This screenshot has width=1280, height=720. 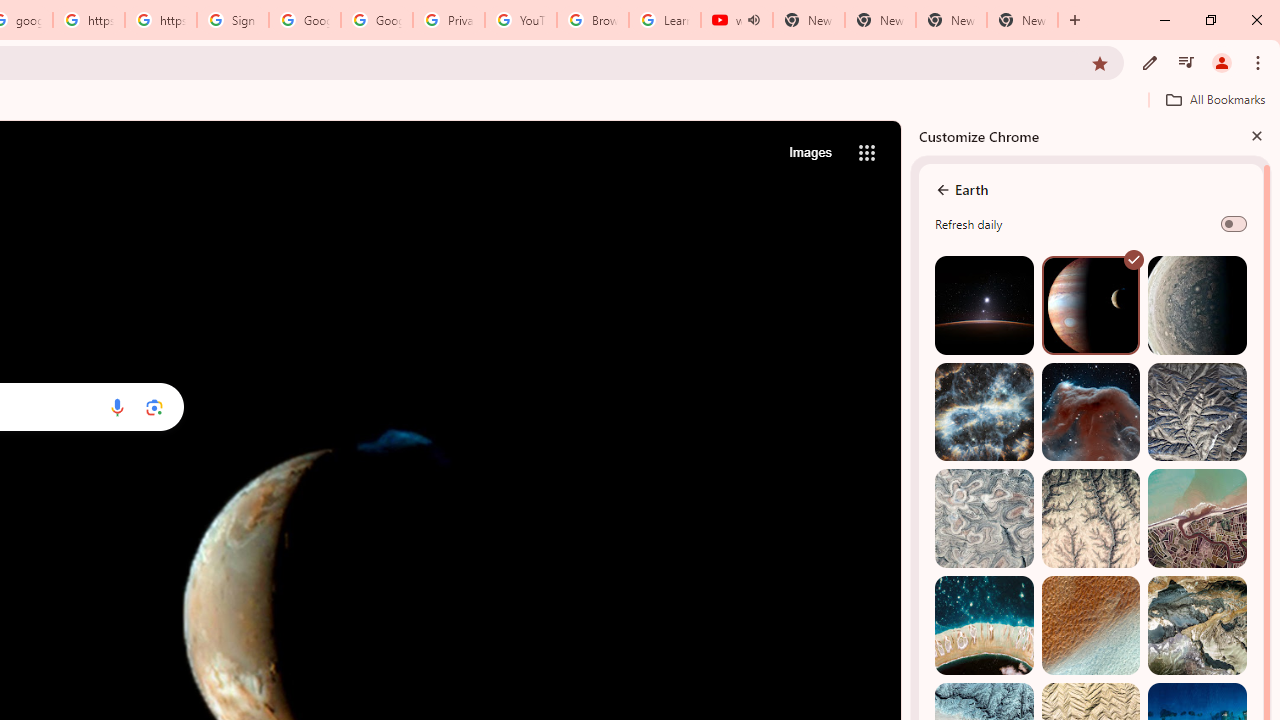 I want to click on 'Refresh daily', so click(x=1232, y=223).